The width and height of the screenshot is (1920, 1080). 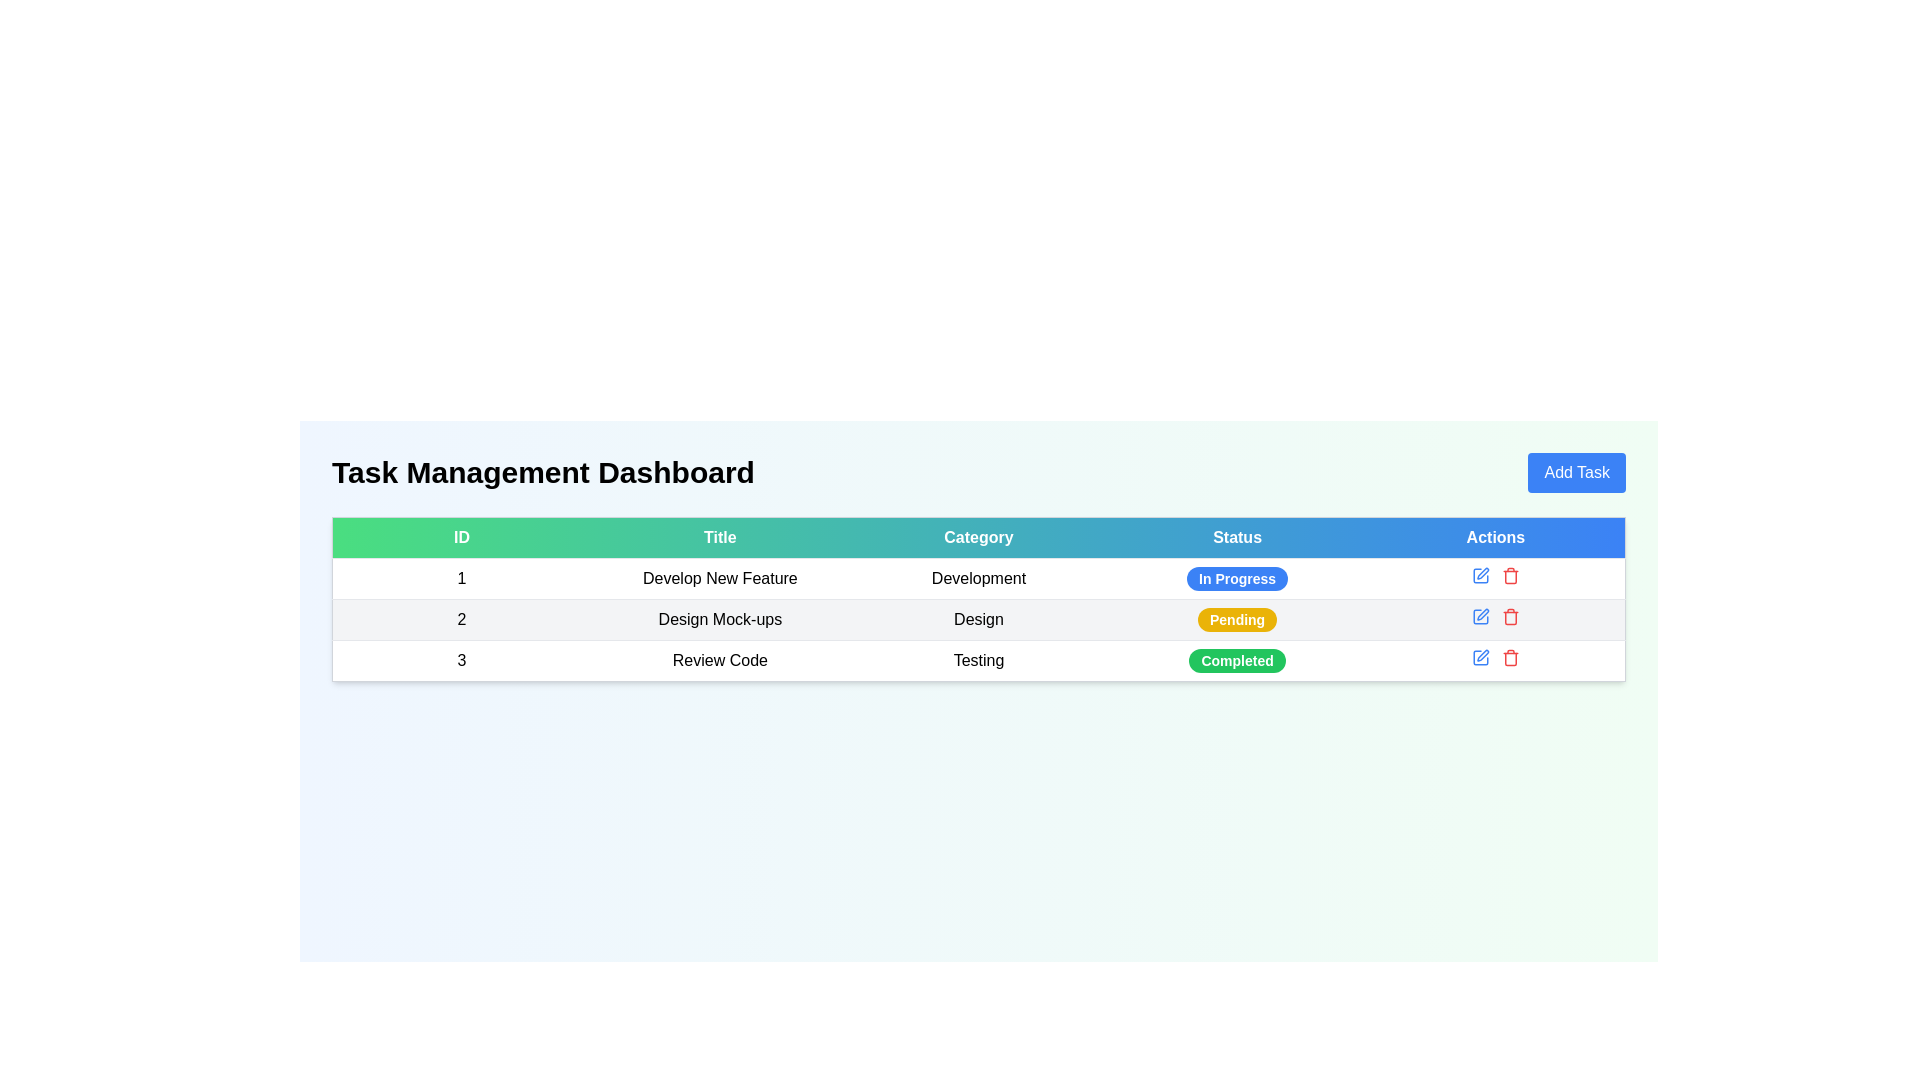 I want to click on the red trash icon in the Actions column of the third row, so click(x=1510, y=575).